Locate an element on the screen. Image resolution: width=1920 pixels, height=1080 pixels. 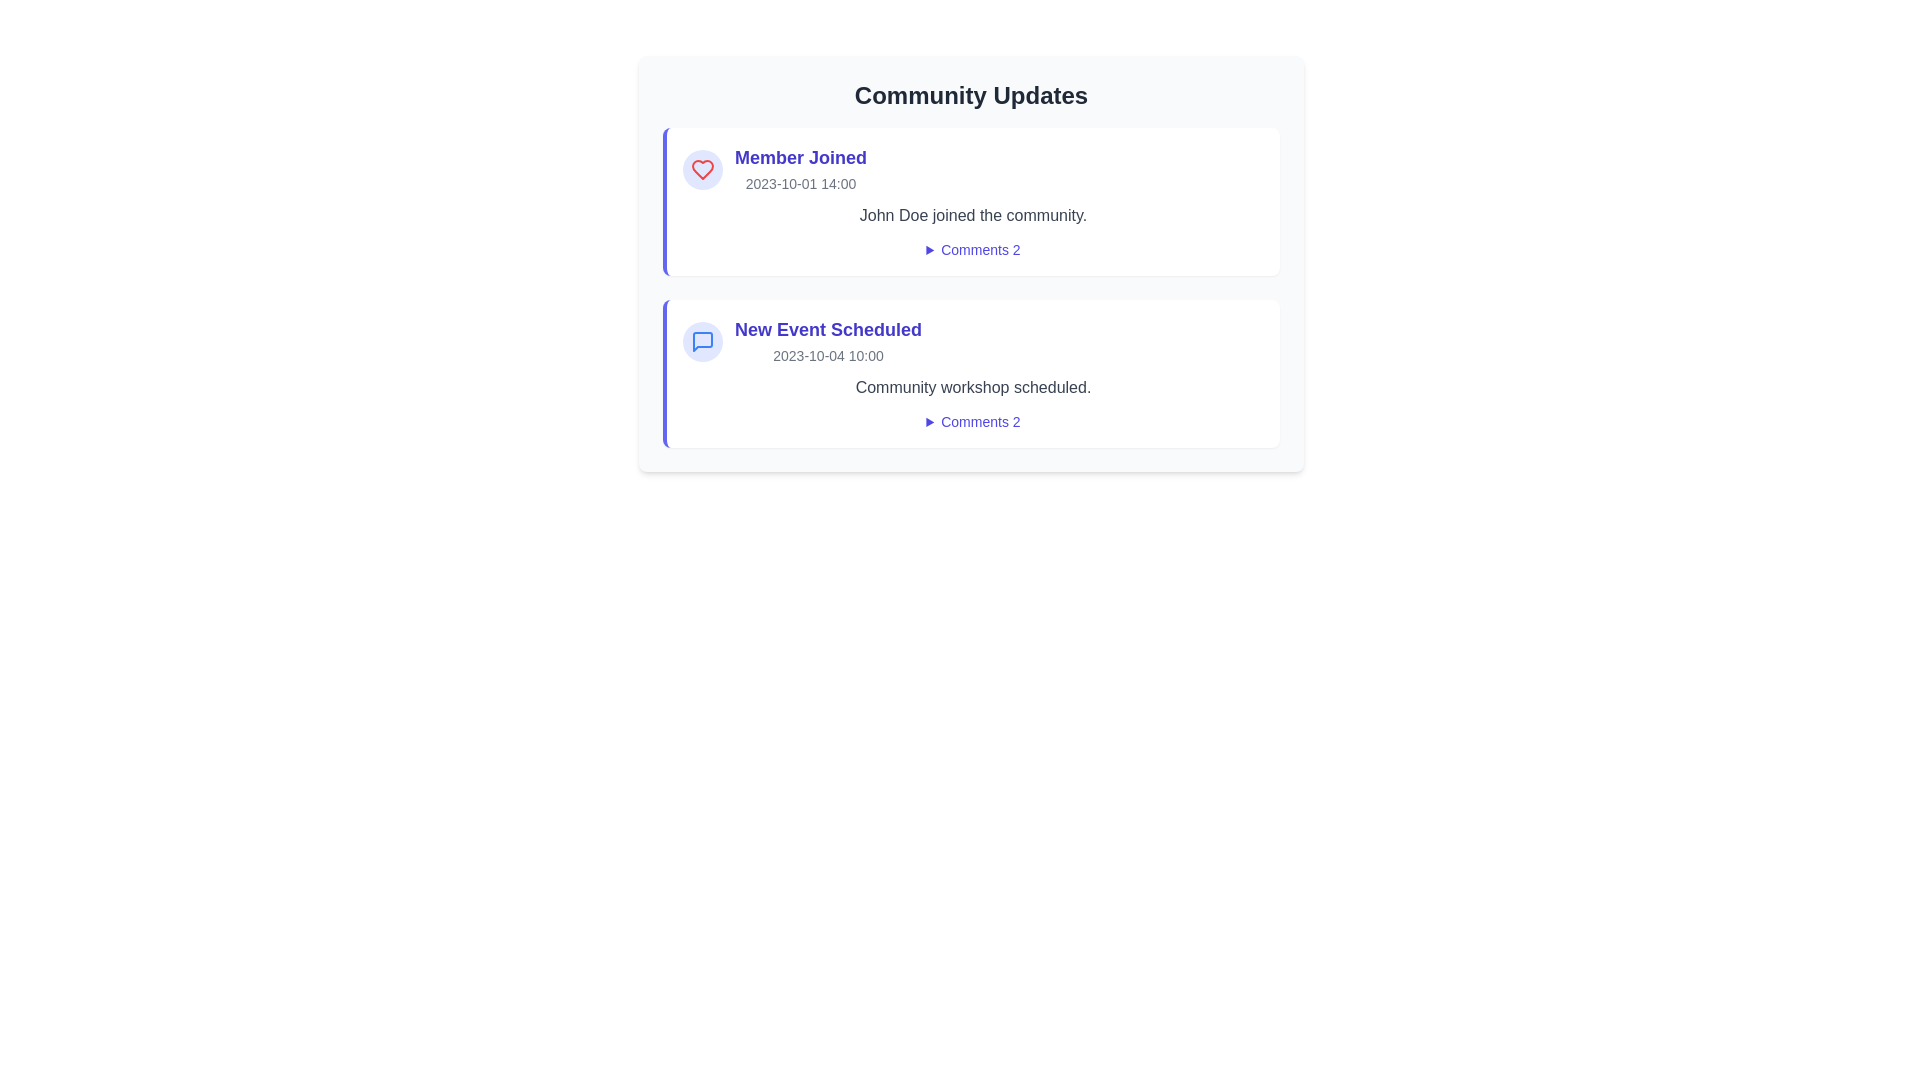
the message or comment icon located to the left of the title text in the 'New Event Scheduled' list item is located at coordinates (702, 341).